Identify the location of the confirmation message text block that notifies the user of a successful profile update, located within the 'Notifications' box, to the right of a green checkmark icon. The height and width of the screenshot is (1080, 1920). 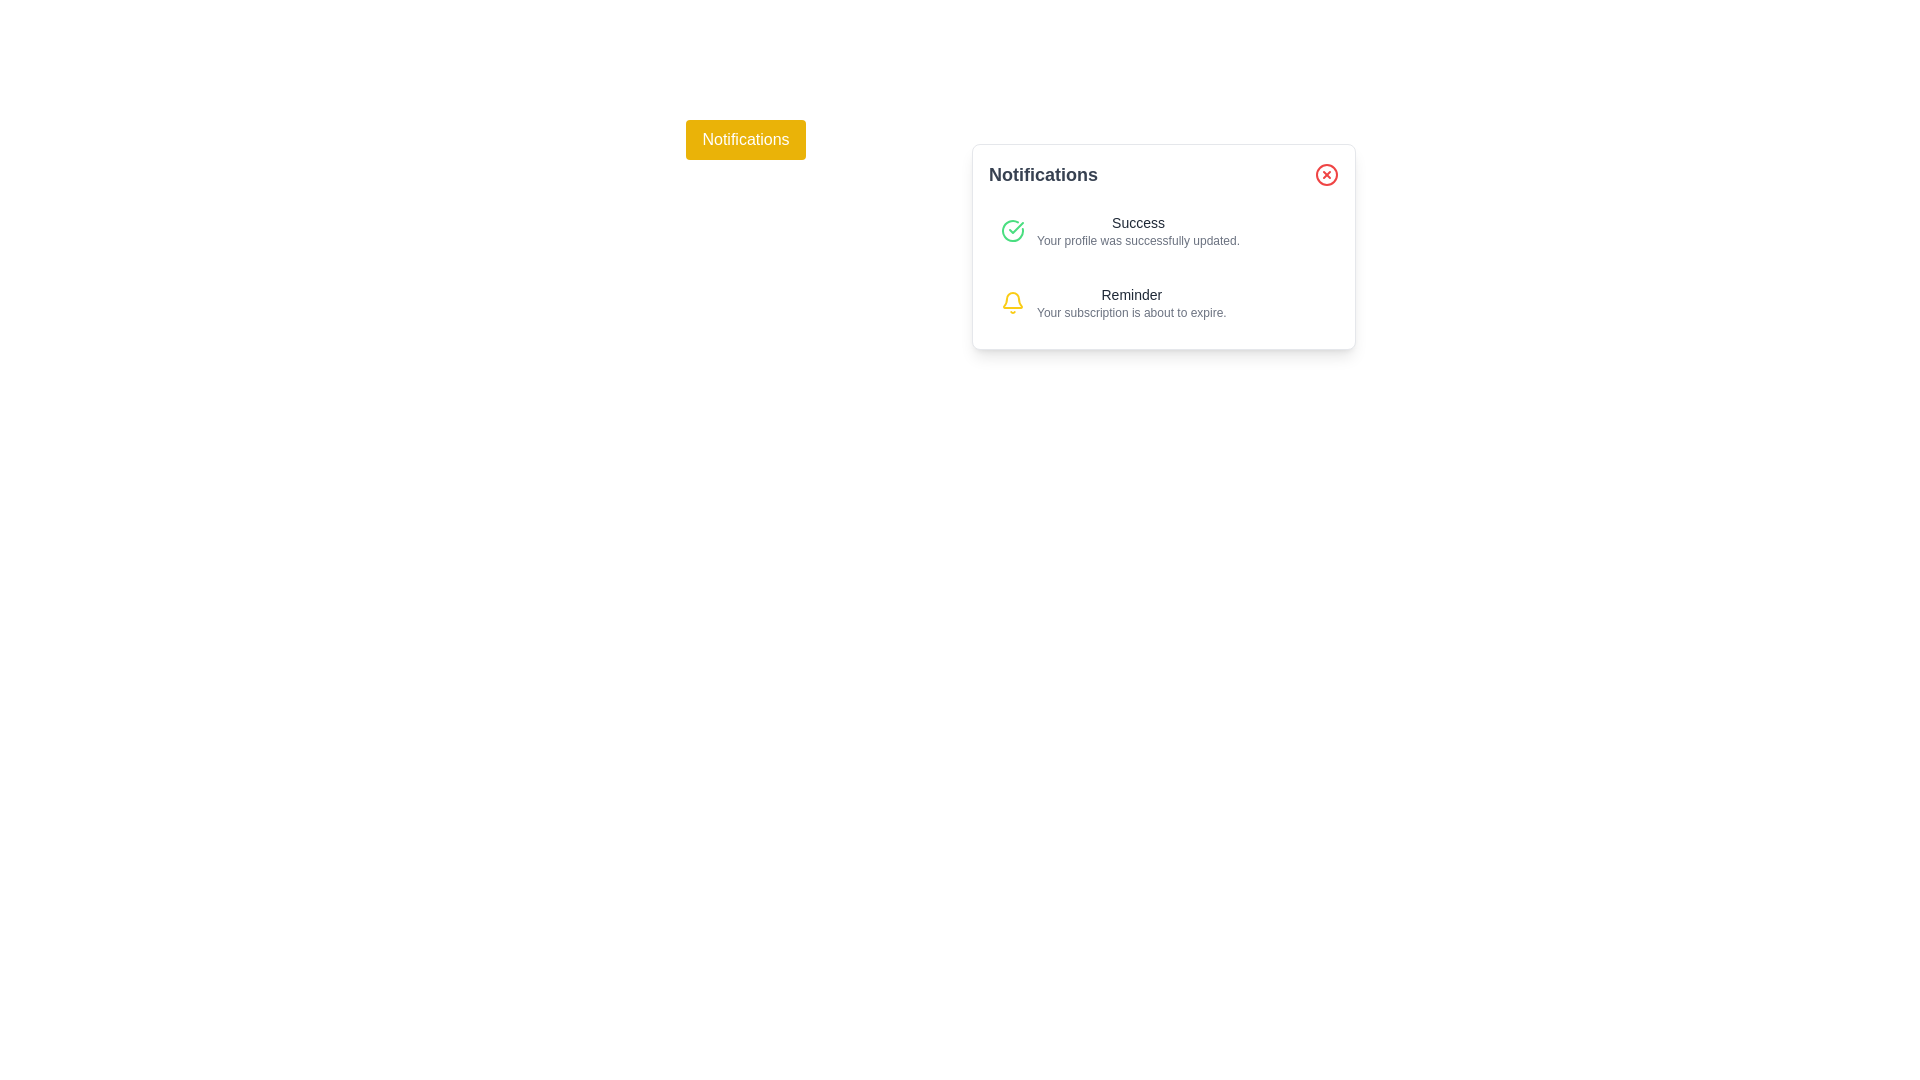
(1138, 230).